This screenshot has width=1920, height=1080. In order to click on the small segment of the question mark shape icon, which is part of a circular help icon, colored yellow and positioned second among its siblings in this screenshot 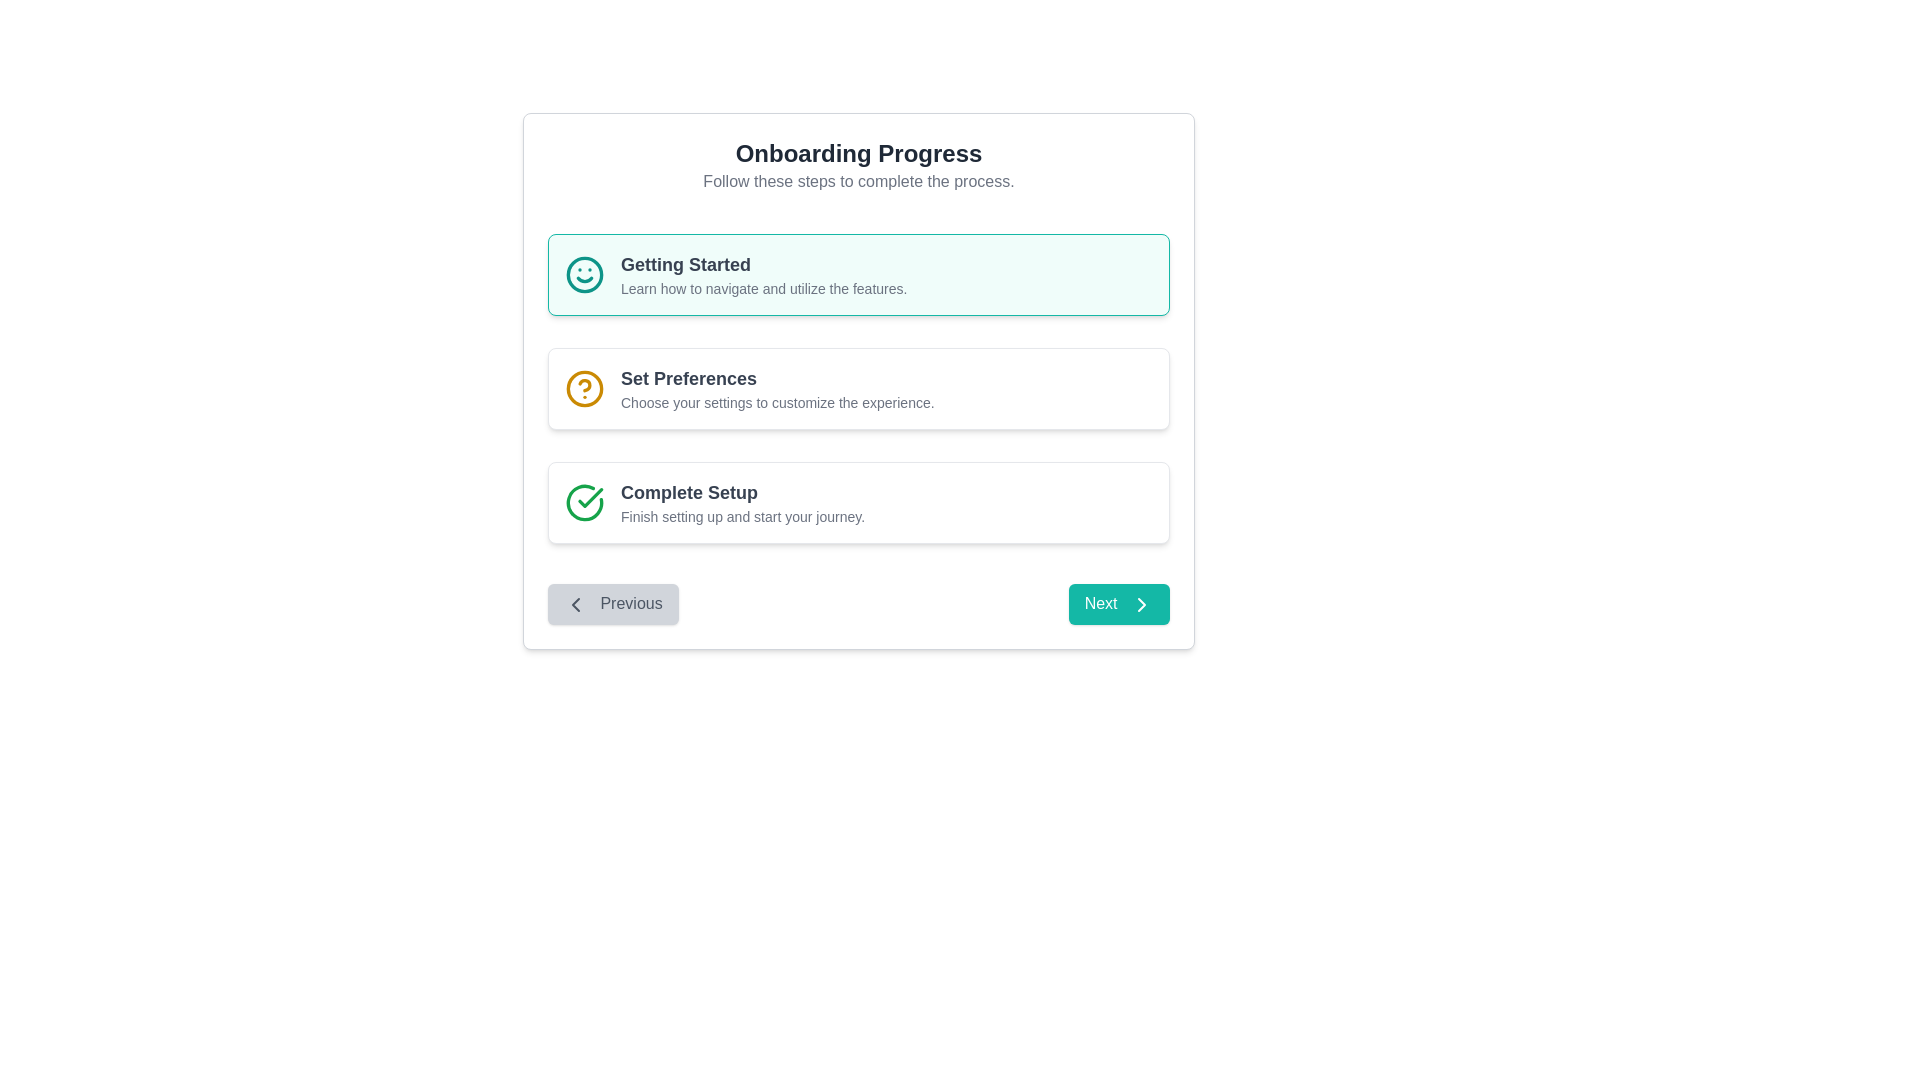, I will do `click(584, 385)`.